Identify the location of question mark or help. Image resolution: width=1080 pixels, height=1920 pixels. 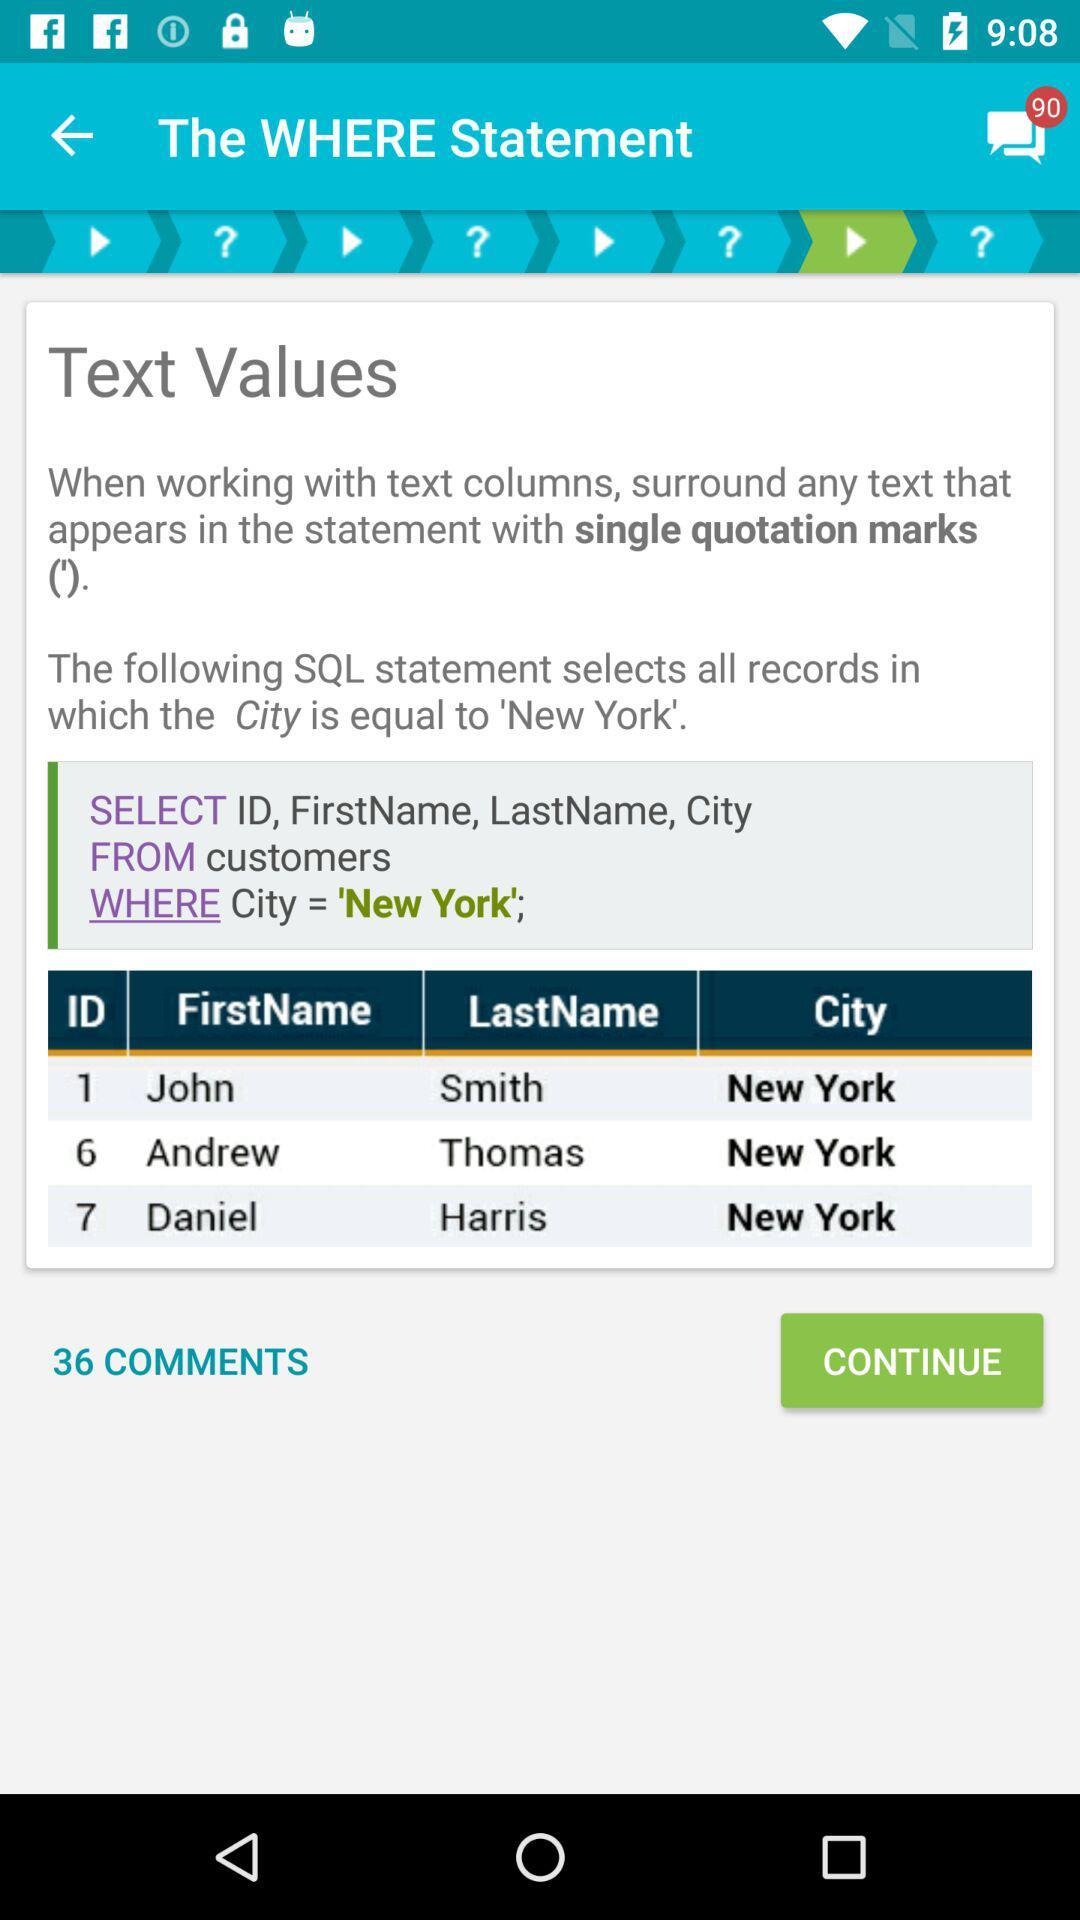
(729, 240).